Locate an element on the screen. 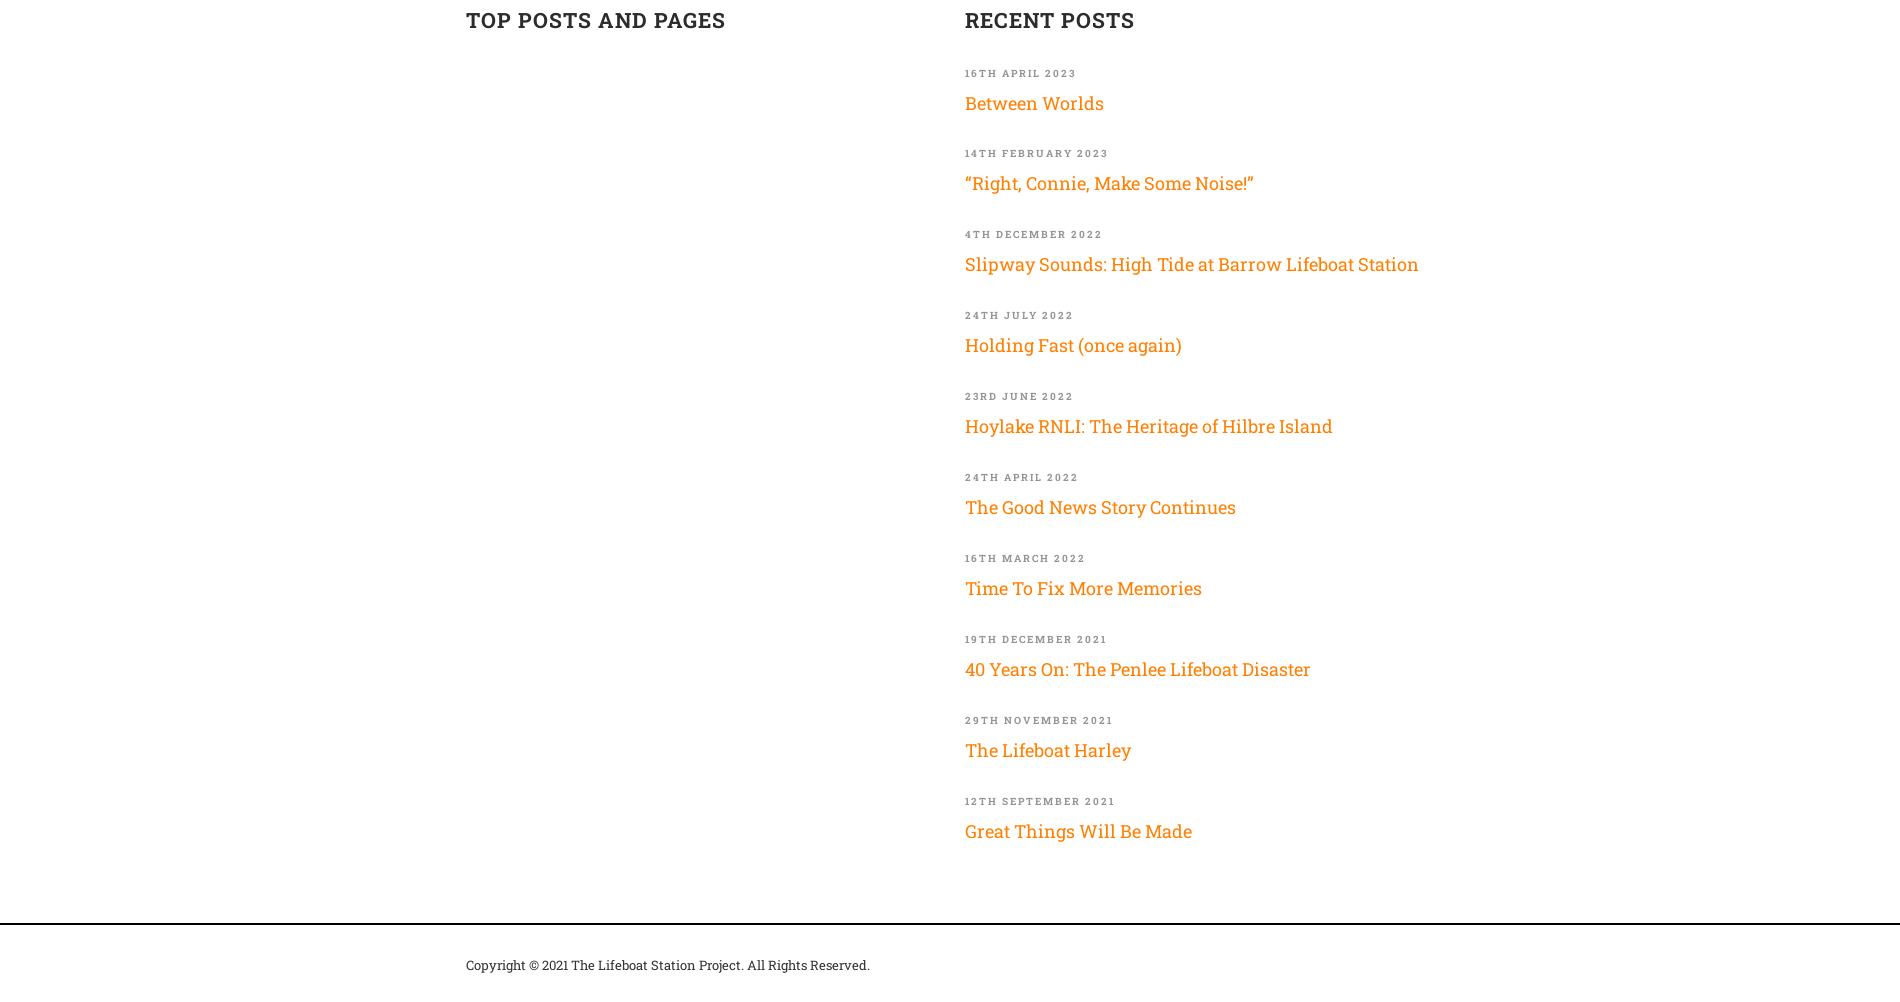  '40 Years On: The Penlee Lifeboat Disaster' is located at coordinates (1137, 668).